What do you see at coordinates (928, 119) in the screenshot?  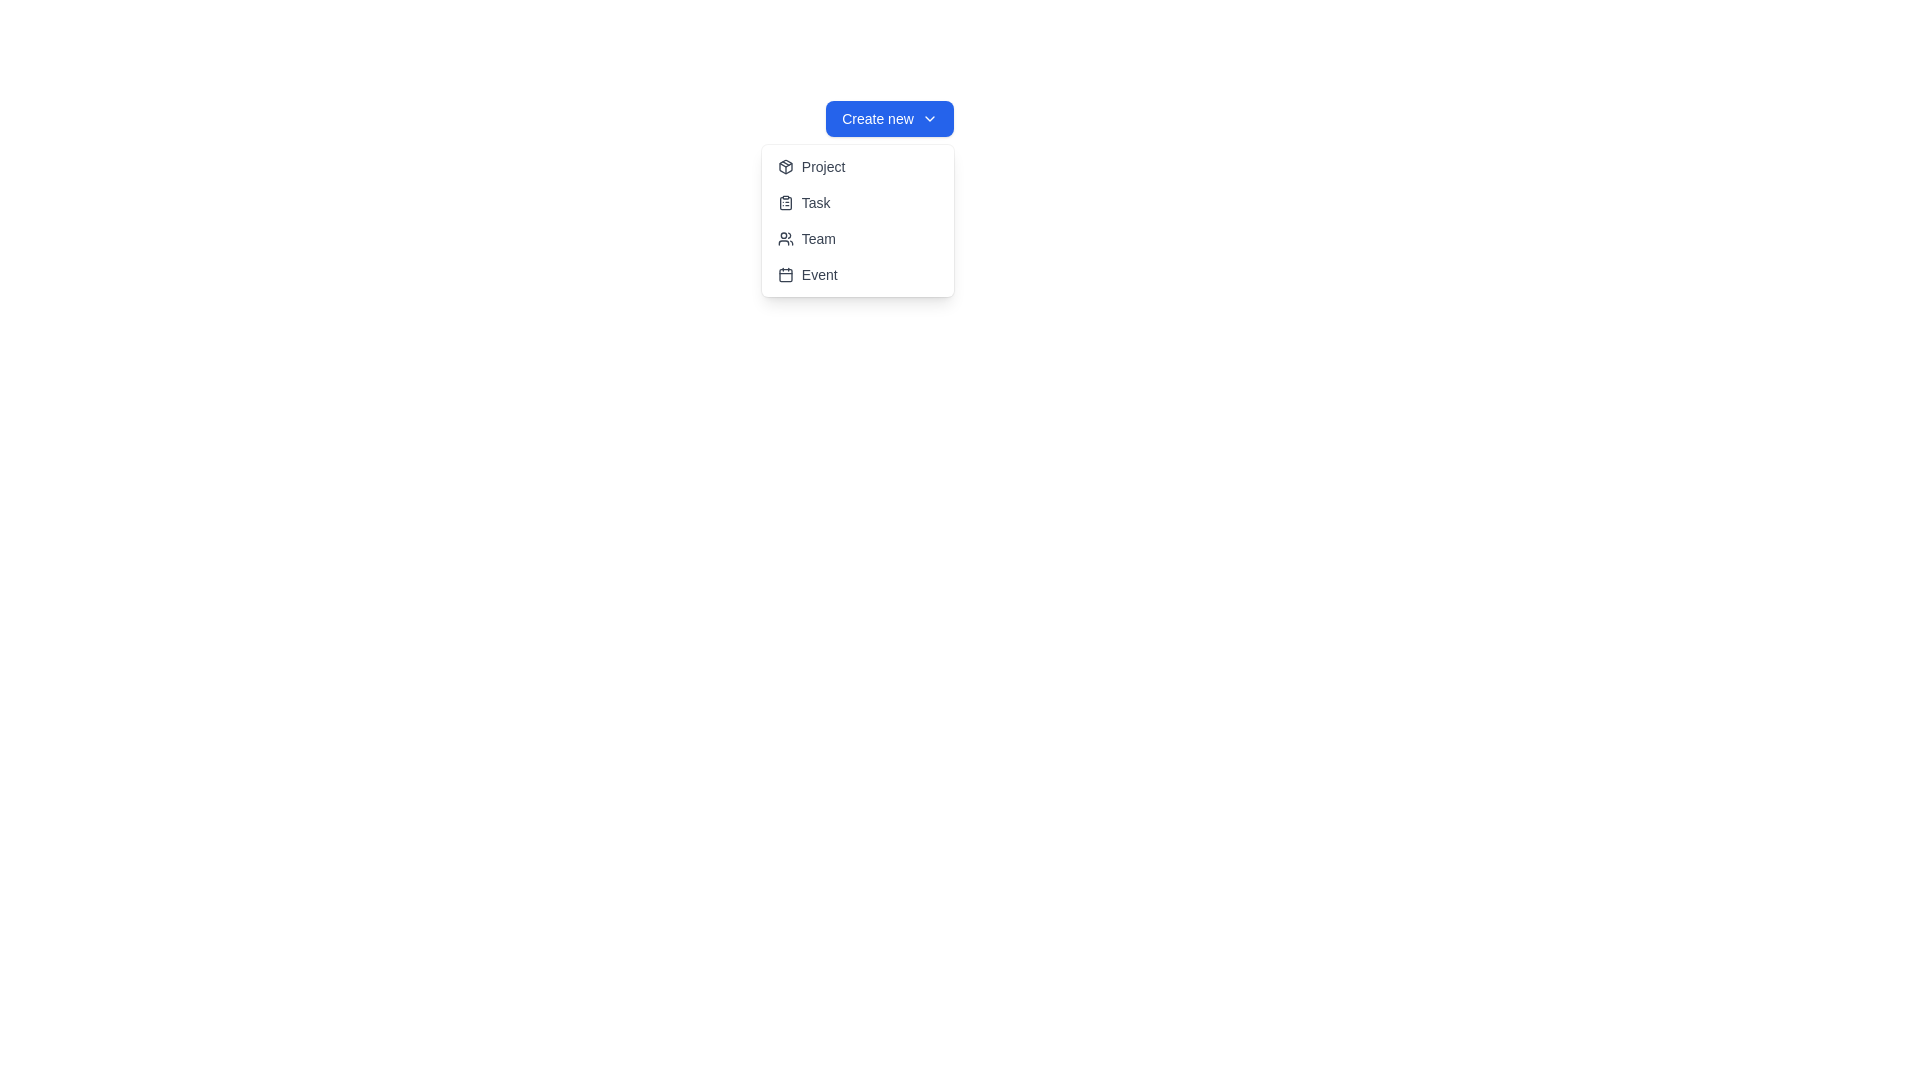 I see `the small, downward-pointing chevron icon adjacent to the 'Create new' text label` at bounding box center [928, 119].